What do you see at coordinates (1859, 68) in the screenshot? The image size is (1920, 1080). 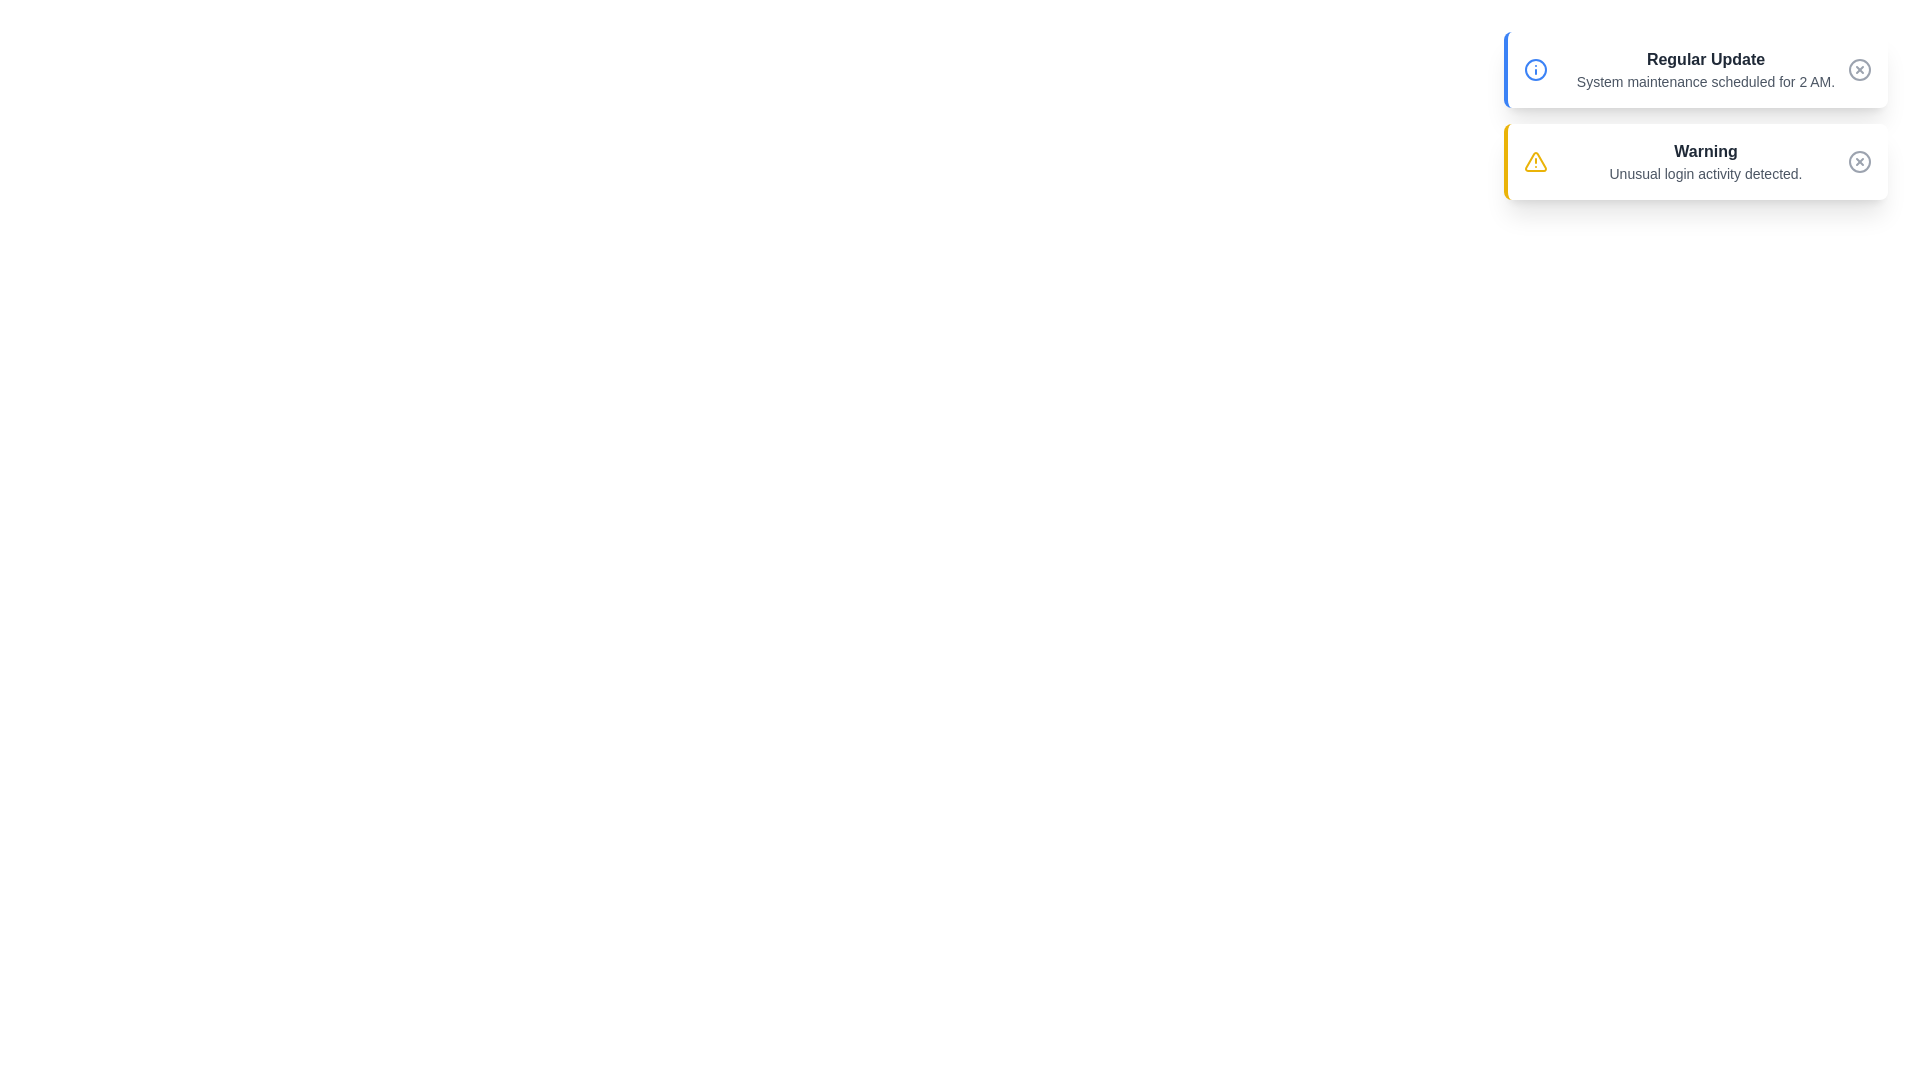 I see `dismiss button for the notification titled Regular Update` at bounding box center [1859, 68].